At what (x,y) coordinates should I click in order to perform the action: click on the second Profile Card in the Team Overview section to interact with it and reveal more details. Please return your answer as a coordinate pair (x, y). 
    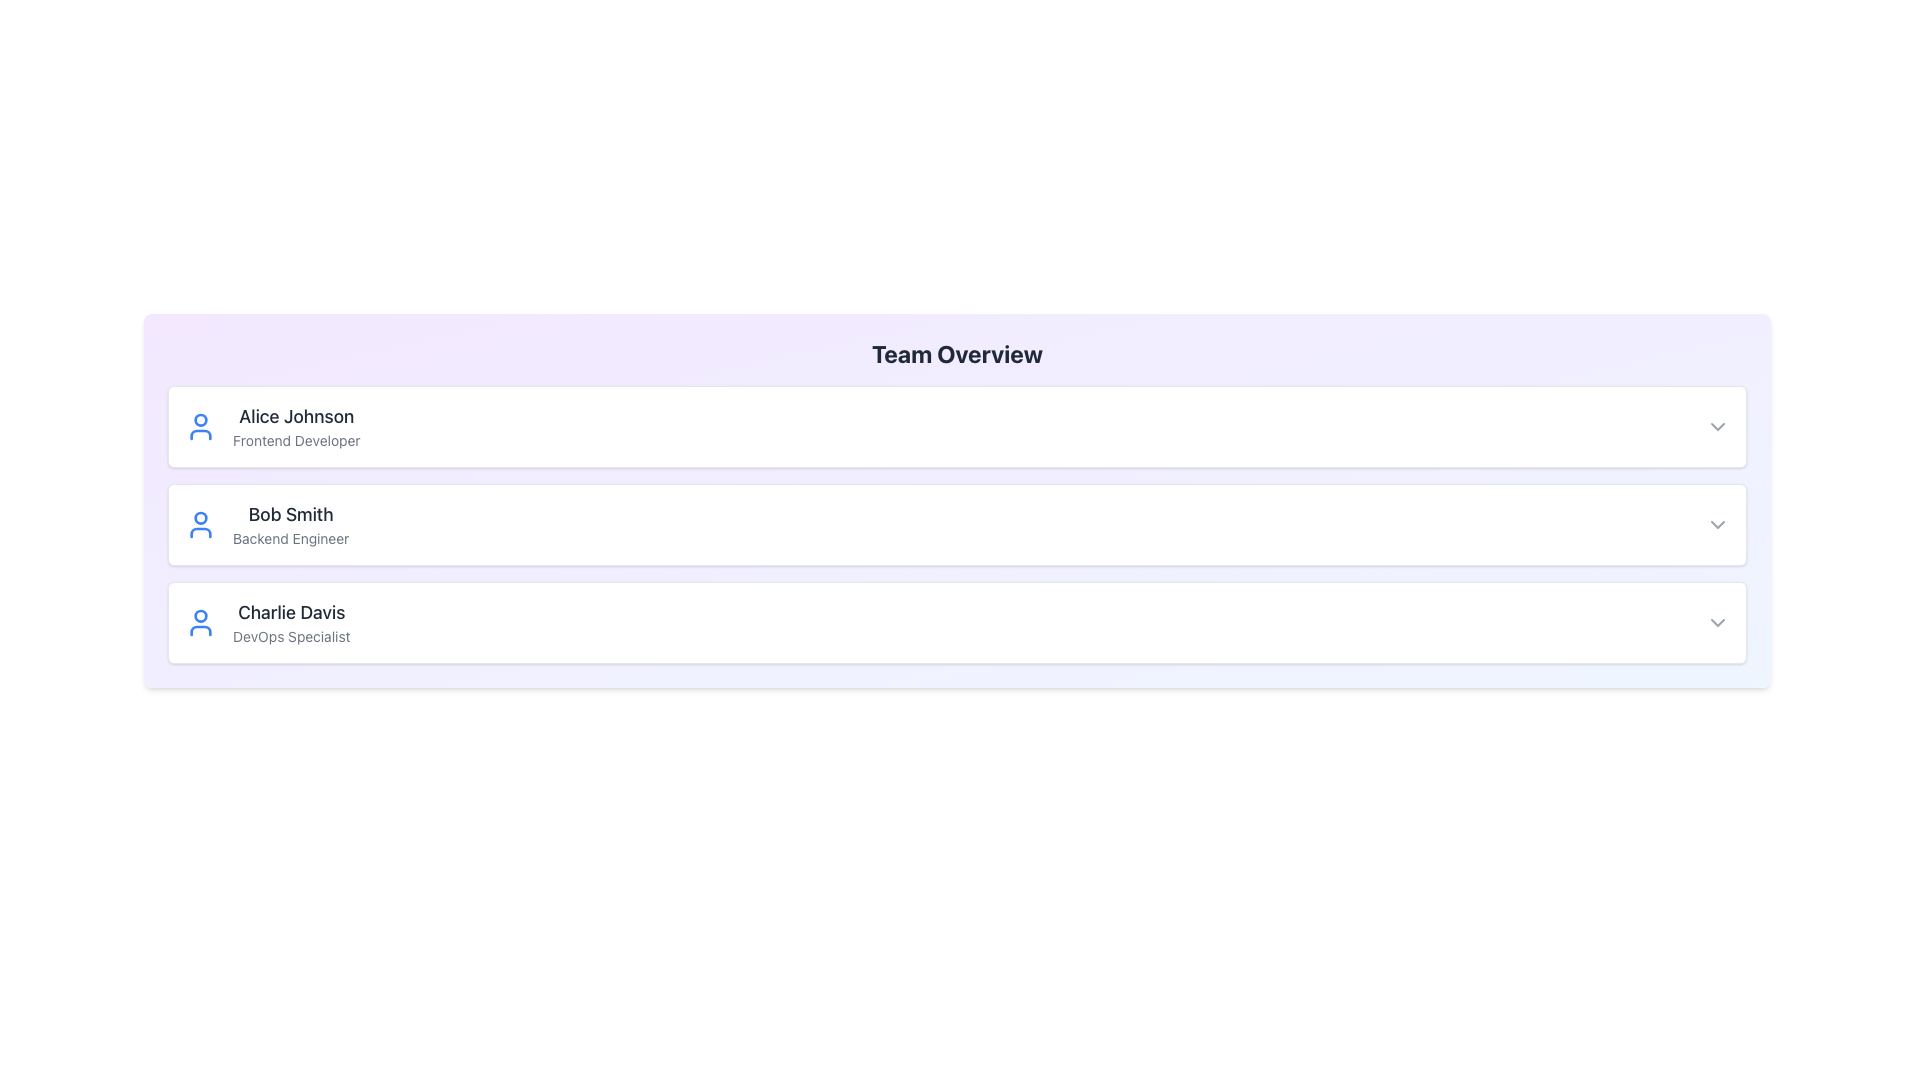
    Looking at the image, I should click on (956, 523).